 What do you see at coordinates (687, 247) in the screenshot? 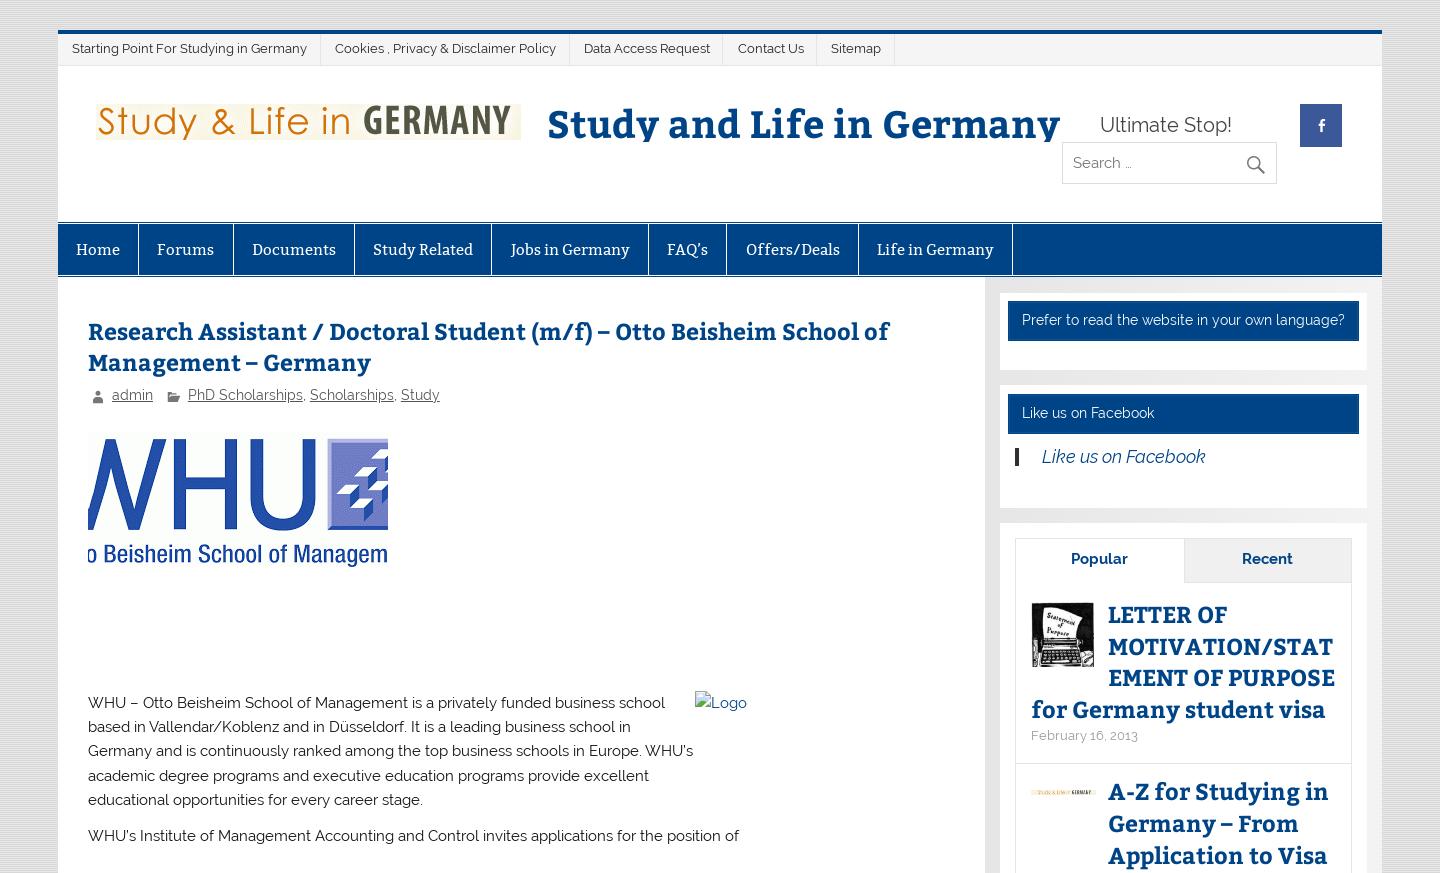
I see `'FAQ’s'` at bounding box center [687, 247].